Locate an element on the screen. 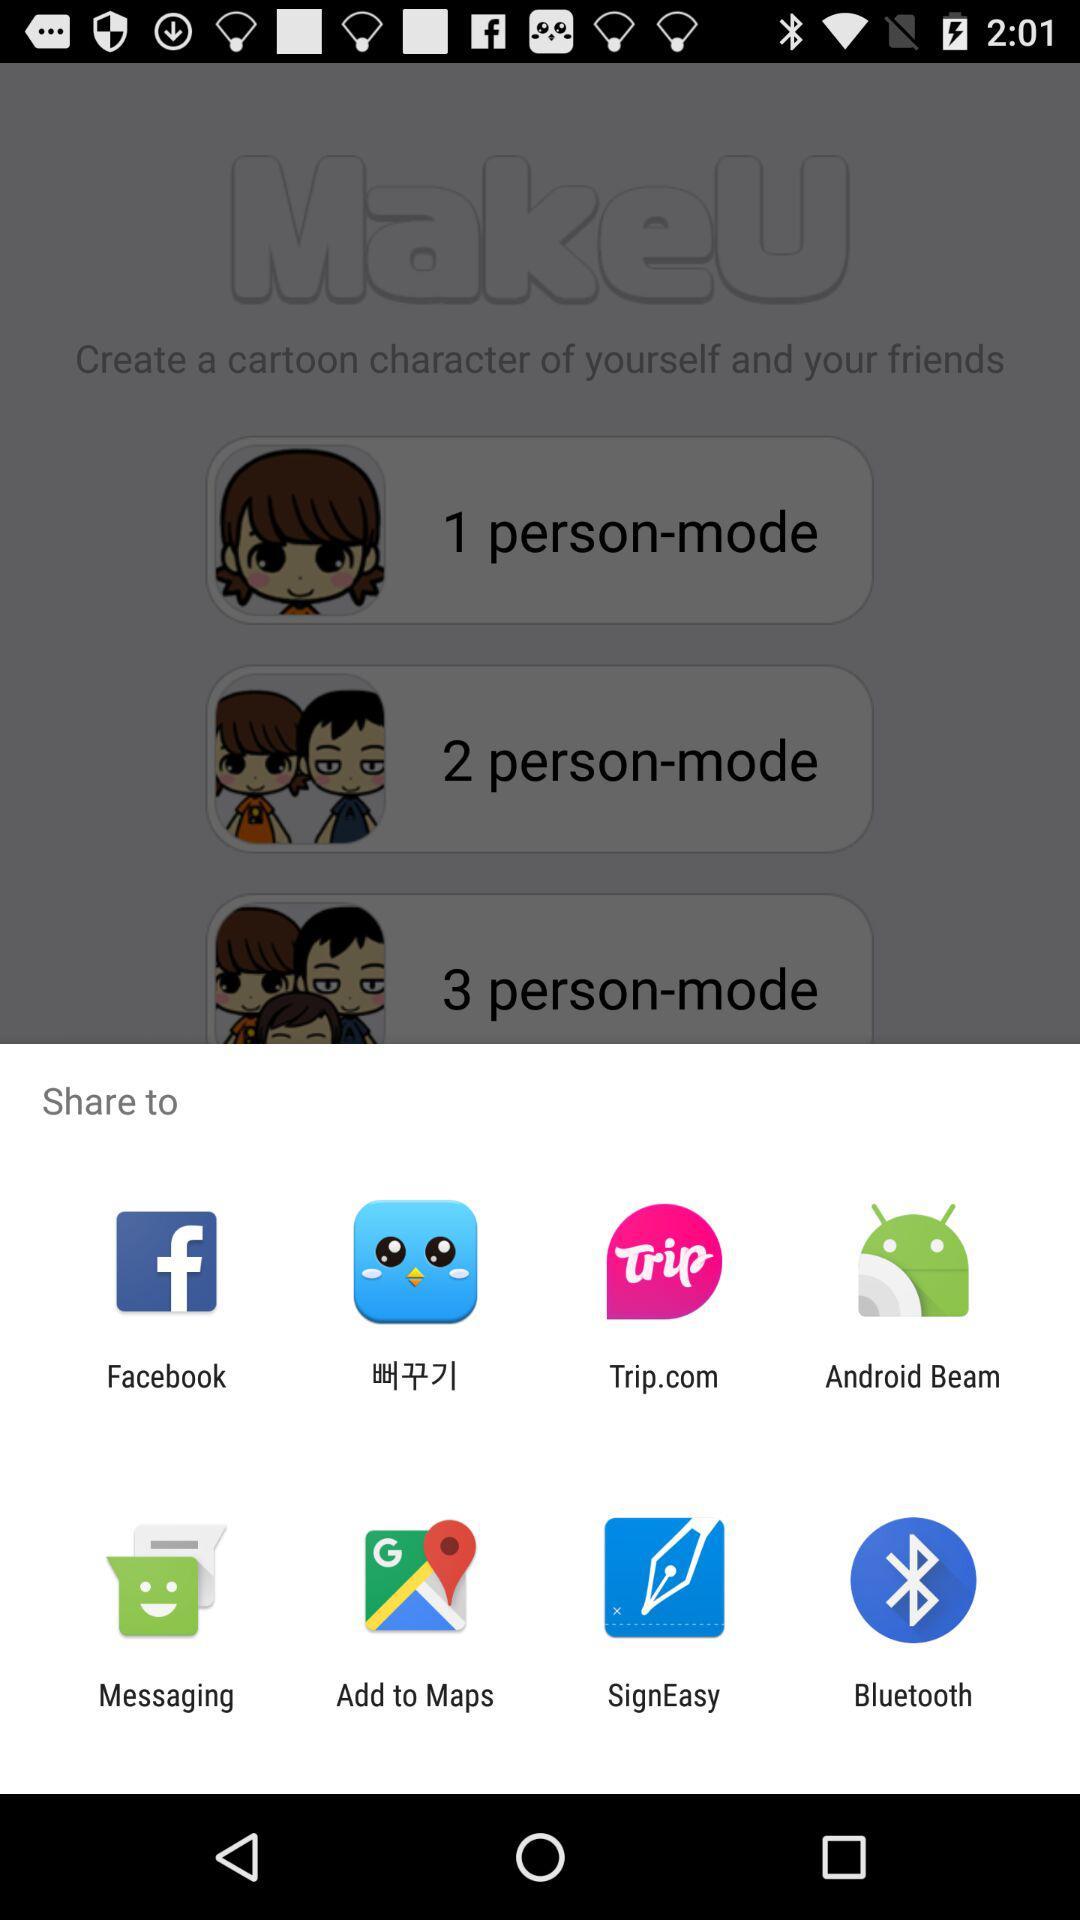 The width and height of the screenshot is (1080, 1920). the app next to the add to maps app is located at coordinates (664, 1711).